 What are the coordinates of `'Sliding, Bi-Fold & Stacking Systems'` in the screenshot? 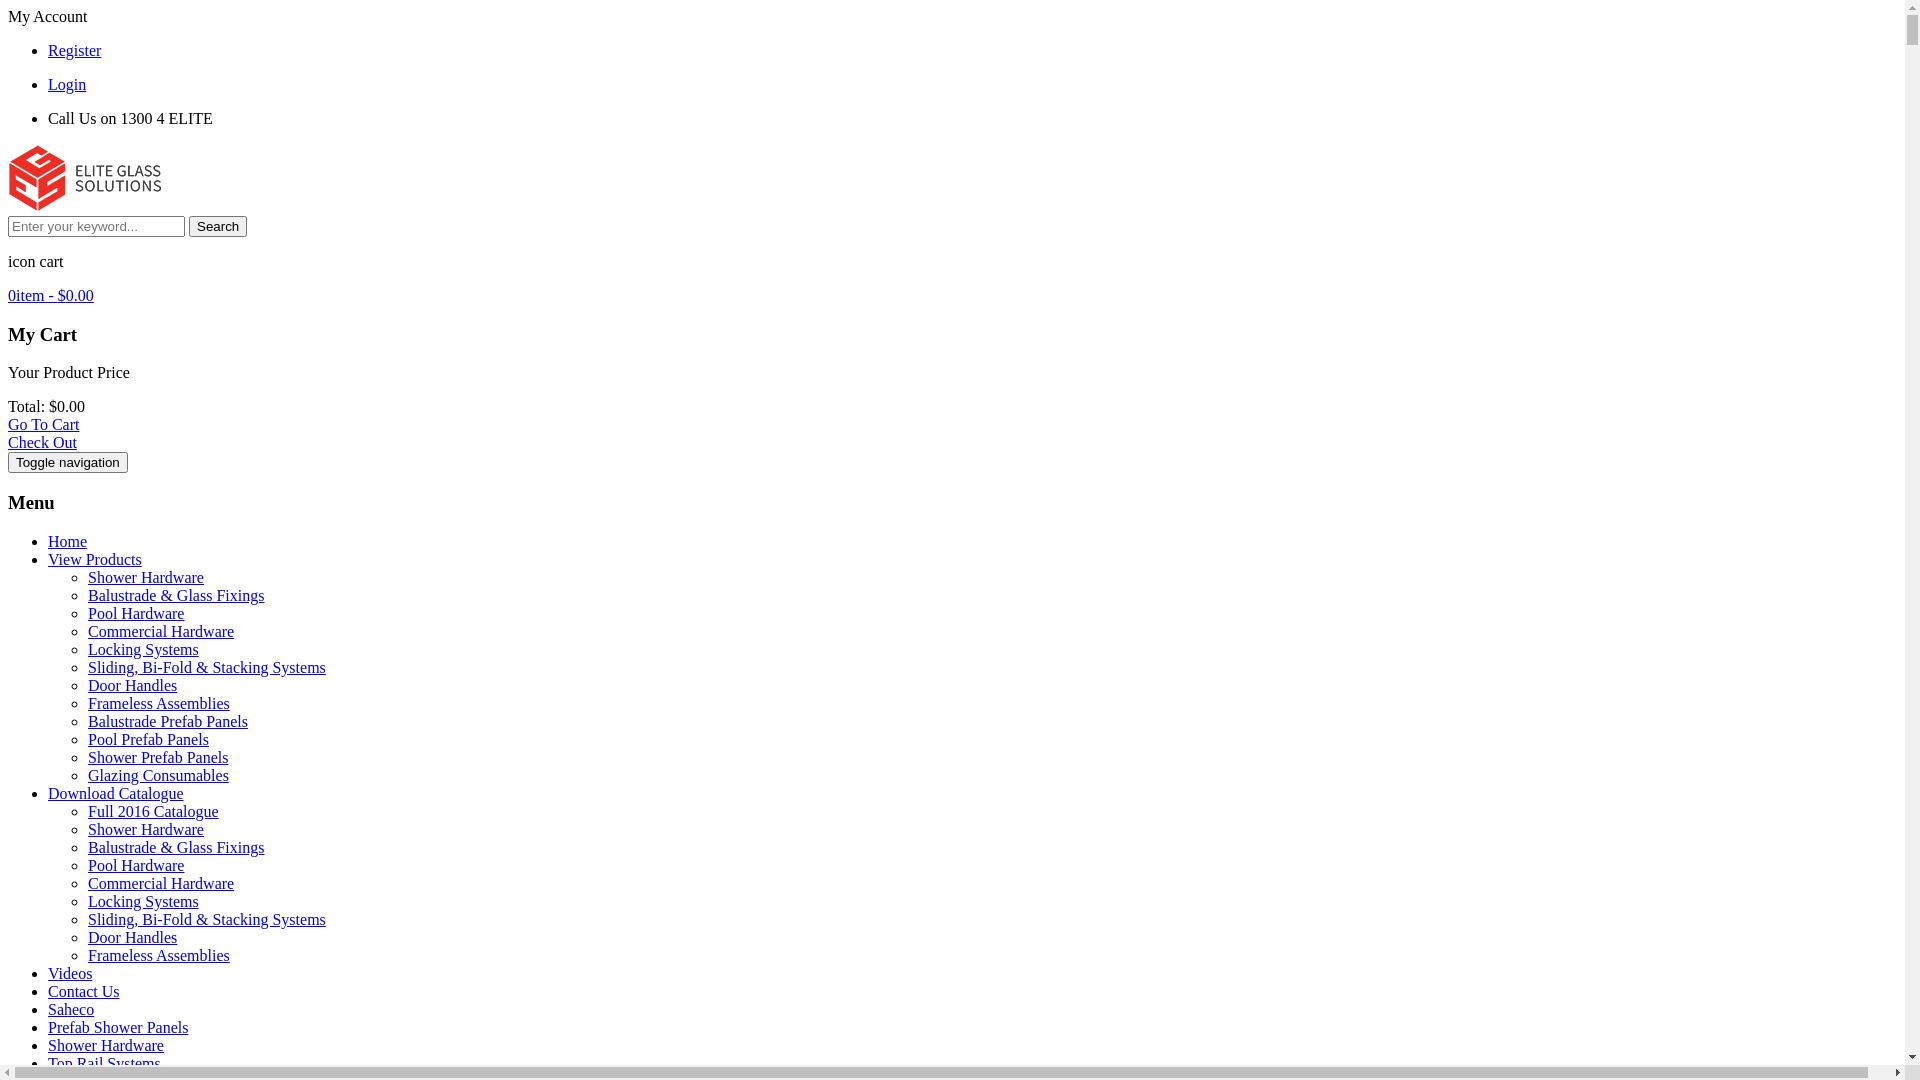 It's located at (86, 919).